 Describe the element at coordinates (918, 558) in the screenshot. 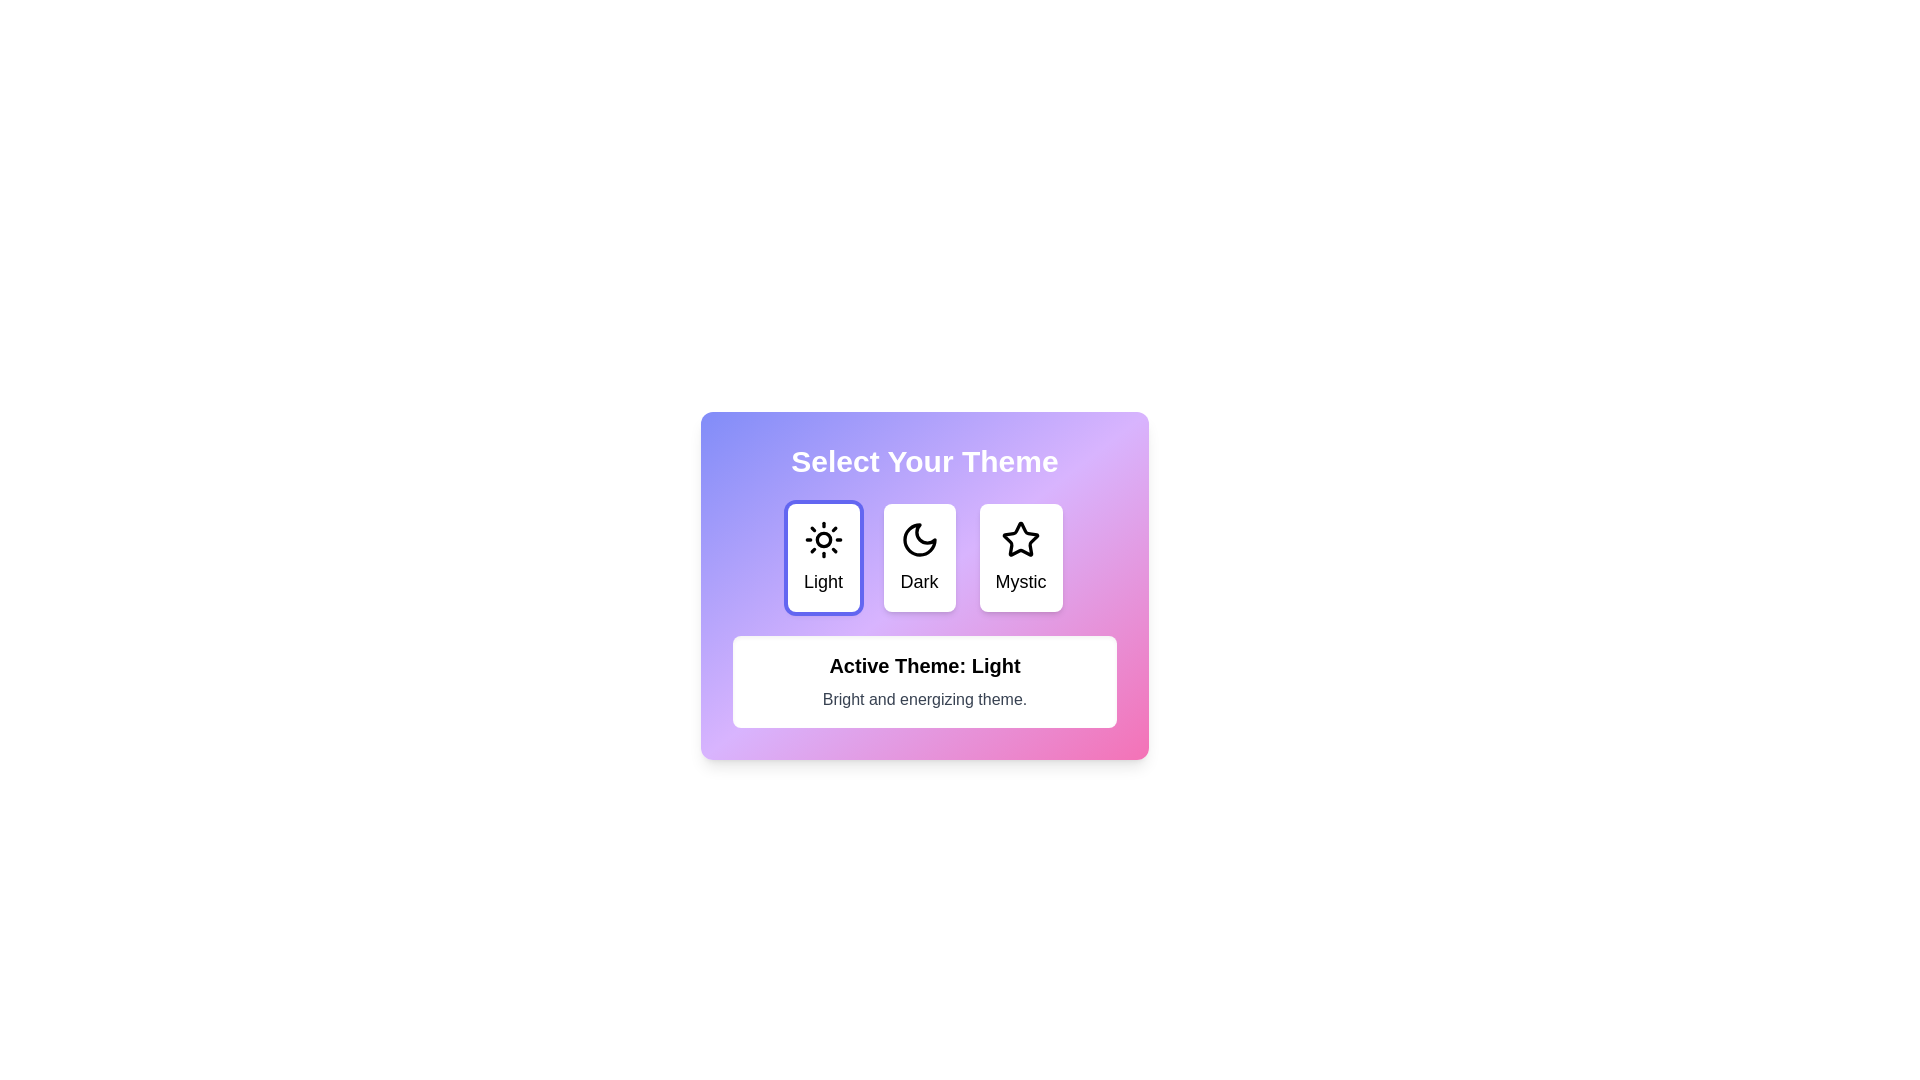

I see `the button corresponding to the theme Dark` at that location.